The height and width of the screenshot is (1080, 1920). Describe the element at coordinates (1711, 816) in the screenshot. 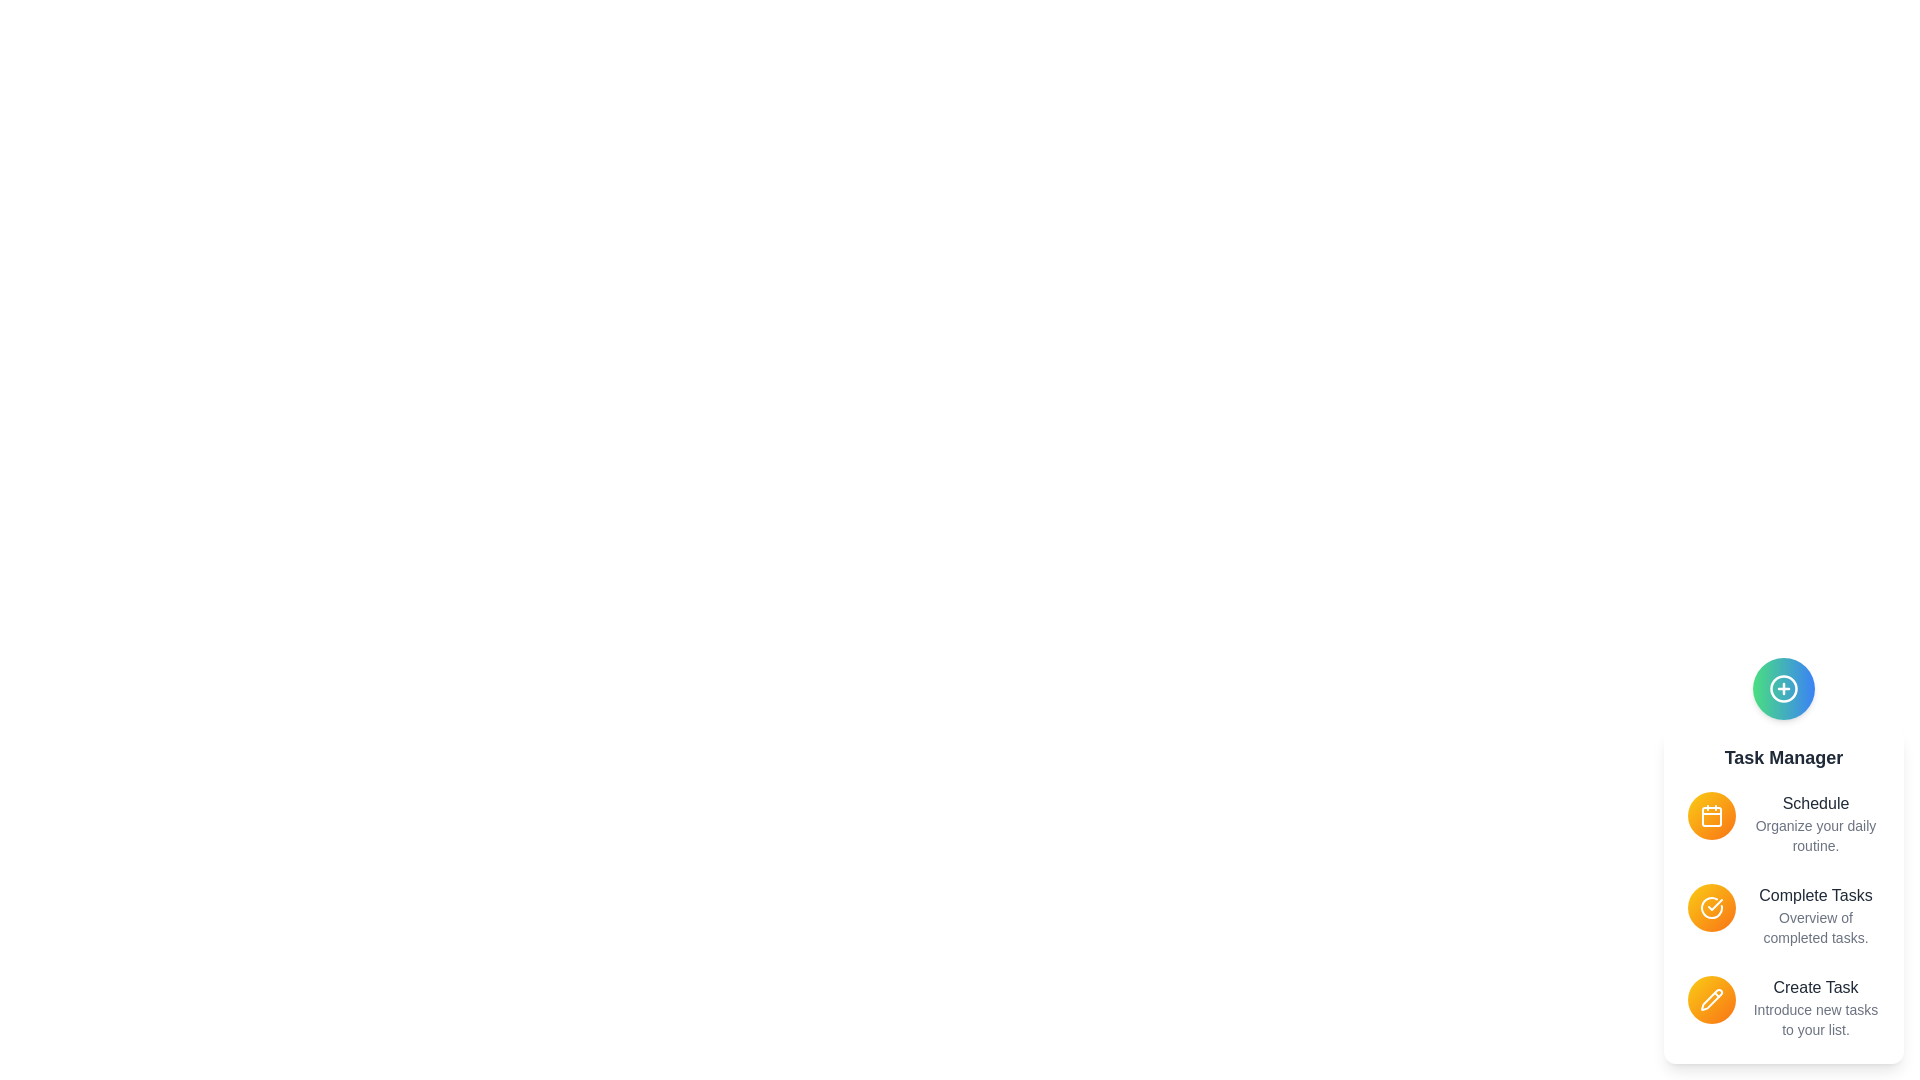

I see `the 'Schedule' task option` at that location.